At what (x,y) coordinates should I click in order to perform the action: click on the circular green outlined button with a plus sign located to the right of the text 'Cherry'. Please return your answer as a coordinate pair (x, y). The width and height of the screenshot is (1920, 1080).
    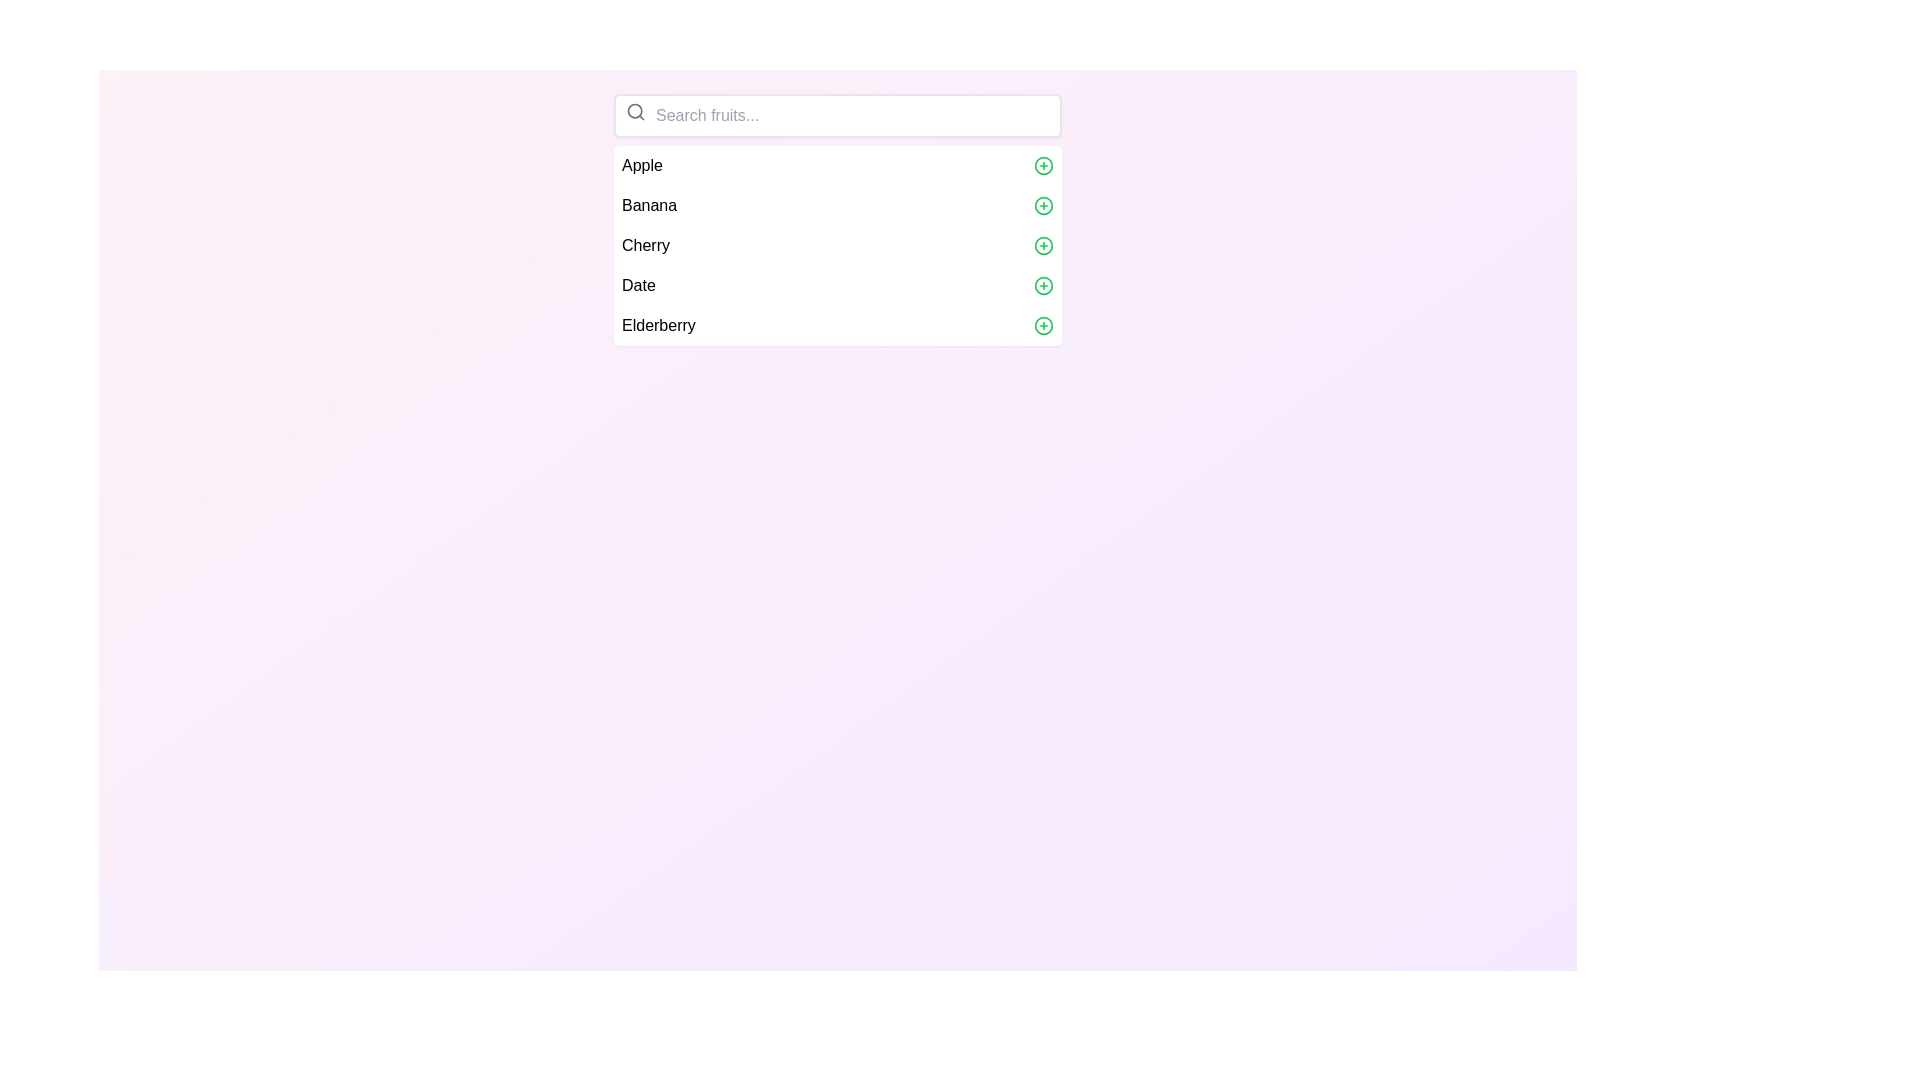
    Looking at the image, I should click on (1042, 245).